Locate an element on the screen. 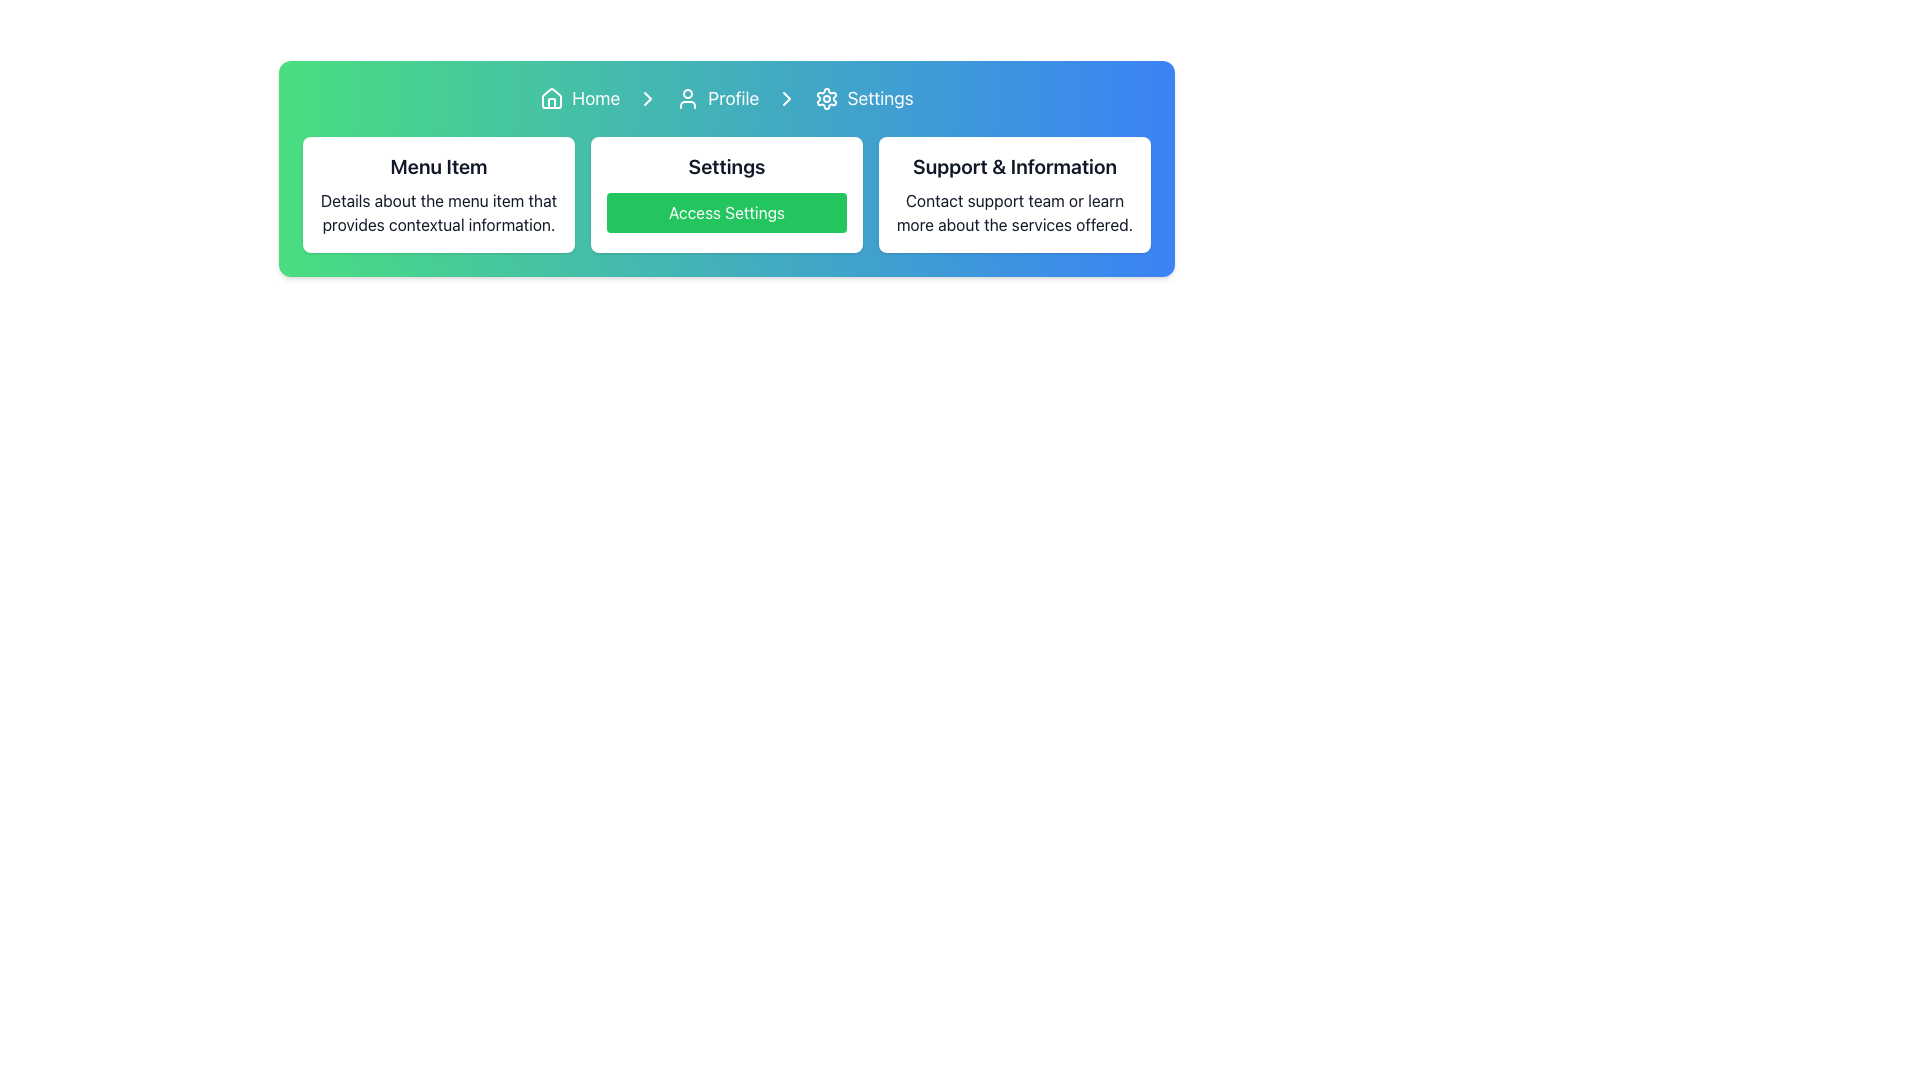 Image resolution: width=1920 pixels, height=1080 pixels. the second hyperlink in the breadcrumb navigation bar, which is located between the 'Home' link and the 'Settings' link is located at coordinates (717, 99).